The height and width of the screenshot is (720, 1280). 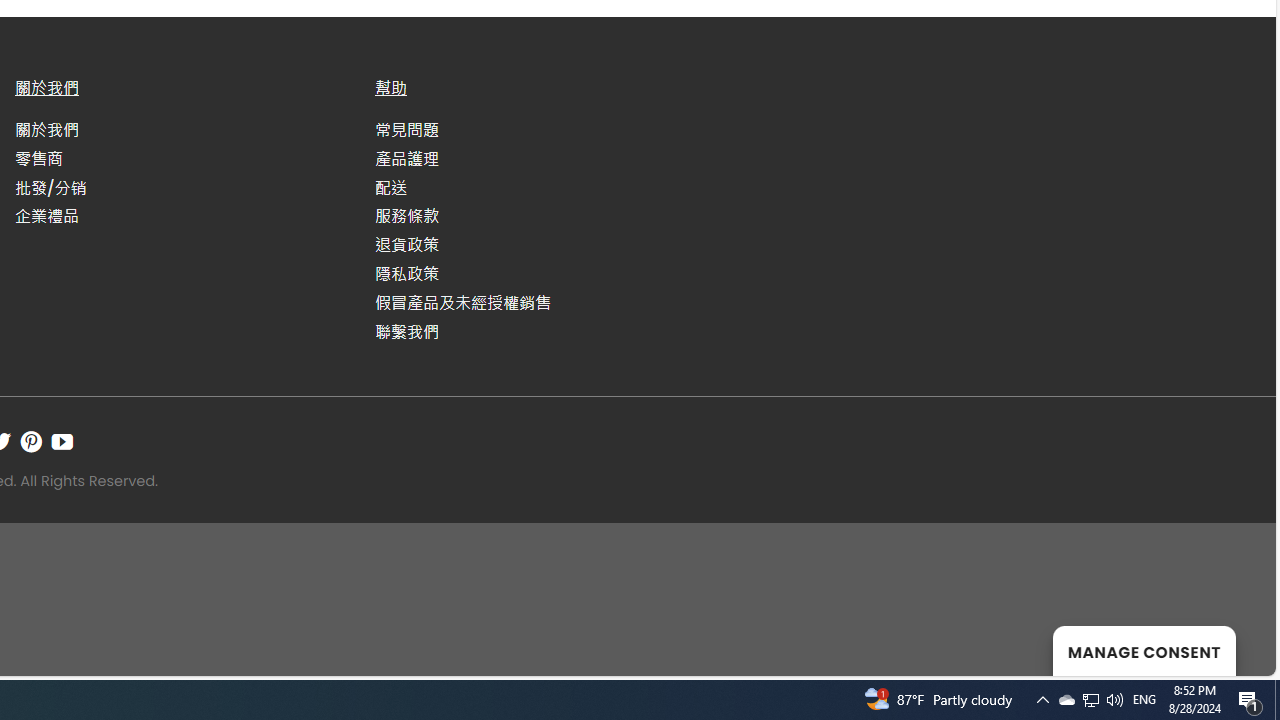 I want to click on 'Follow on Pinterest', so click(x=31, y=440).